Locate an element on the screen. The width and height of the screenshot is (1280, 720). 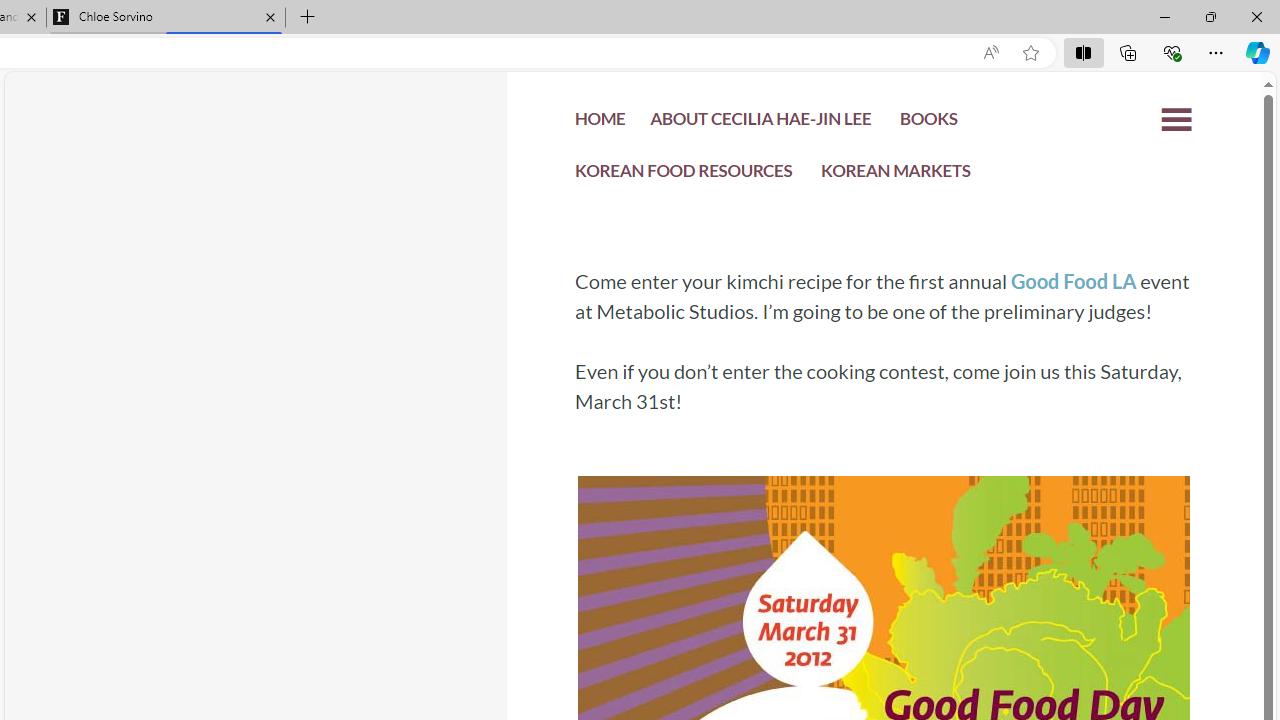
'KOREAN FOOD RESOURCES' is located at coordinates (684, 175).